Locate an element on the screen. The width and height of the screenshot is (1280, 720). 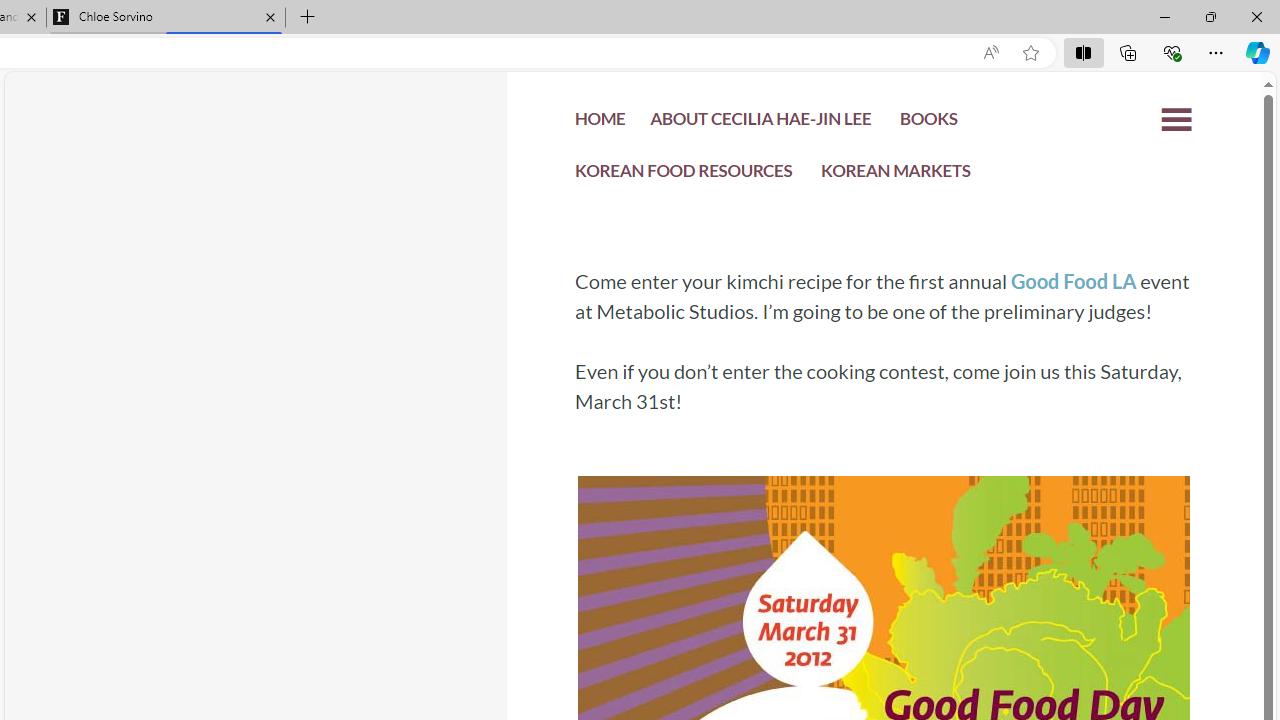
'KOREAN FOOD RESOURCES' is located at coordinates (684, 175).